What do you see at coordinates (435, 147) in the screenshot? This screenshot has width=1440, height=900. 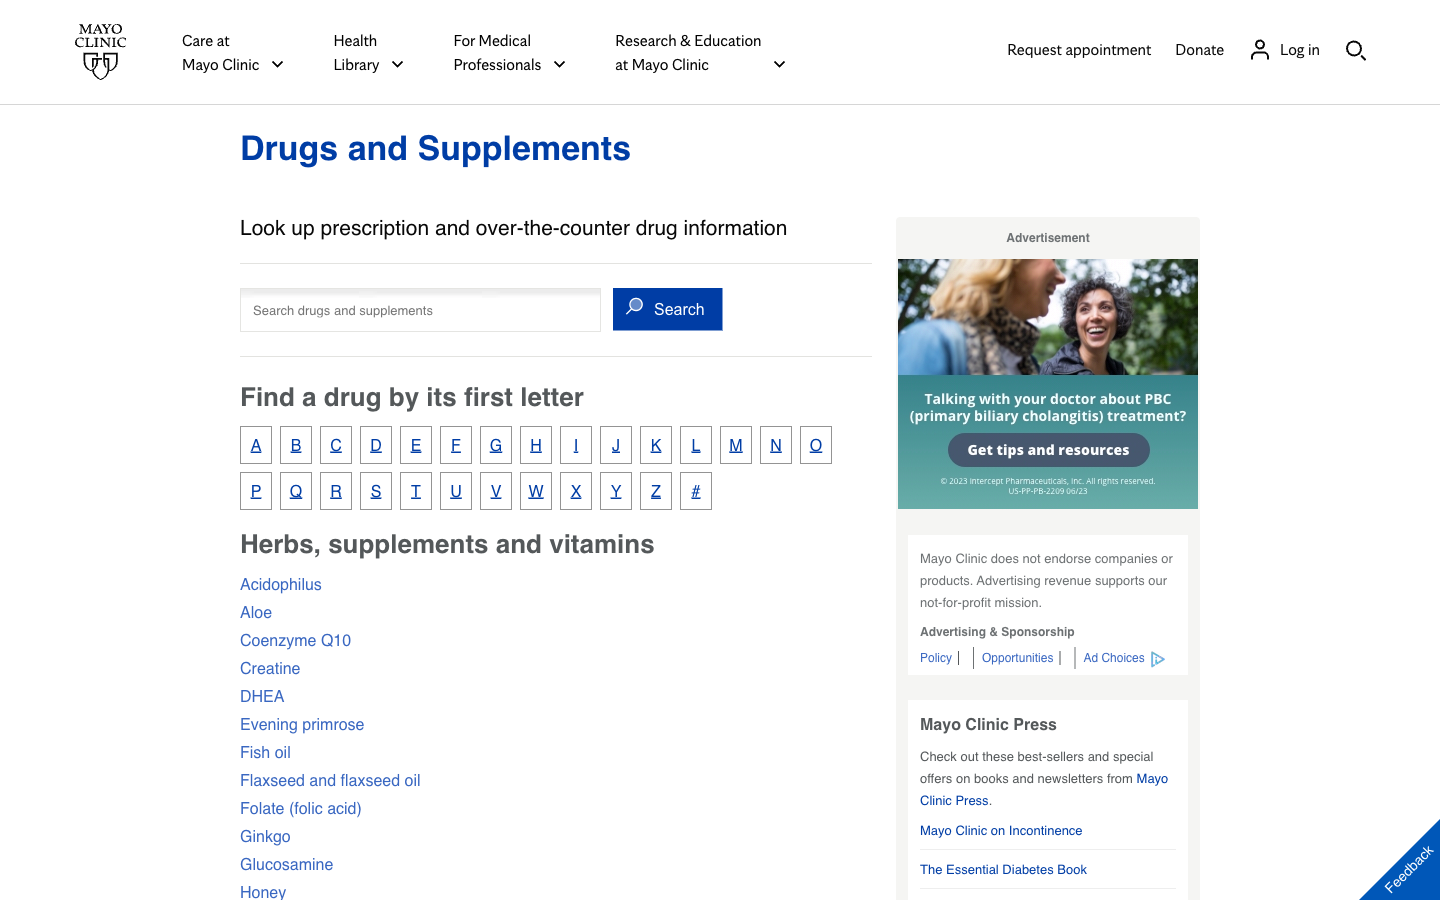 I see `a reload of the current page without use of keystrokes` at bounding box center [435, 147].